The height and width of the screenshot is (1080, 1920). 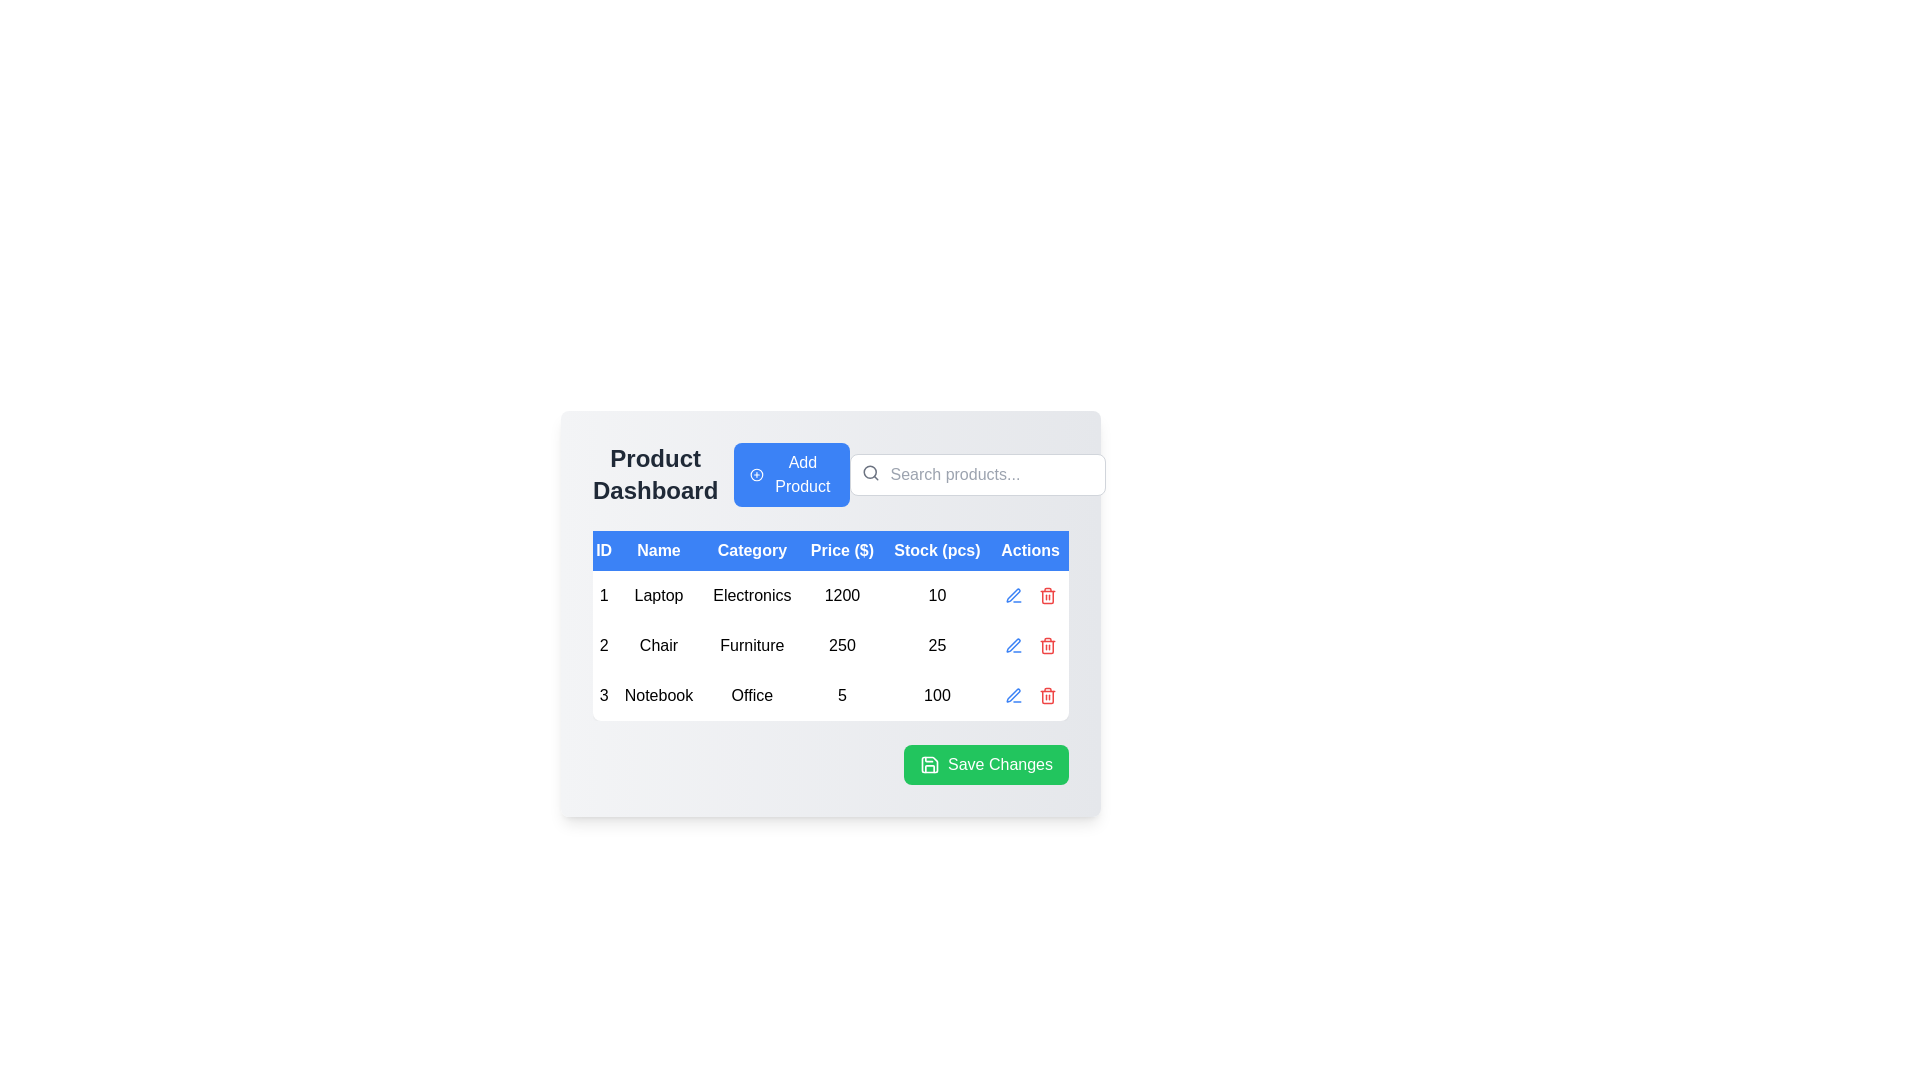 What do you see at coordinates (1030, 645) in the screenshot?
I see `the decorative layout spacer located in the rightmost cell of the second row under the 'Actions' column, which separates the 'edit' and 'delete' icons` at bounding box center [1030, 645].